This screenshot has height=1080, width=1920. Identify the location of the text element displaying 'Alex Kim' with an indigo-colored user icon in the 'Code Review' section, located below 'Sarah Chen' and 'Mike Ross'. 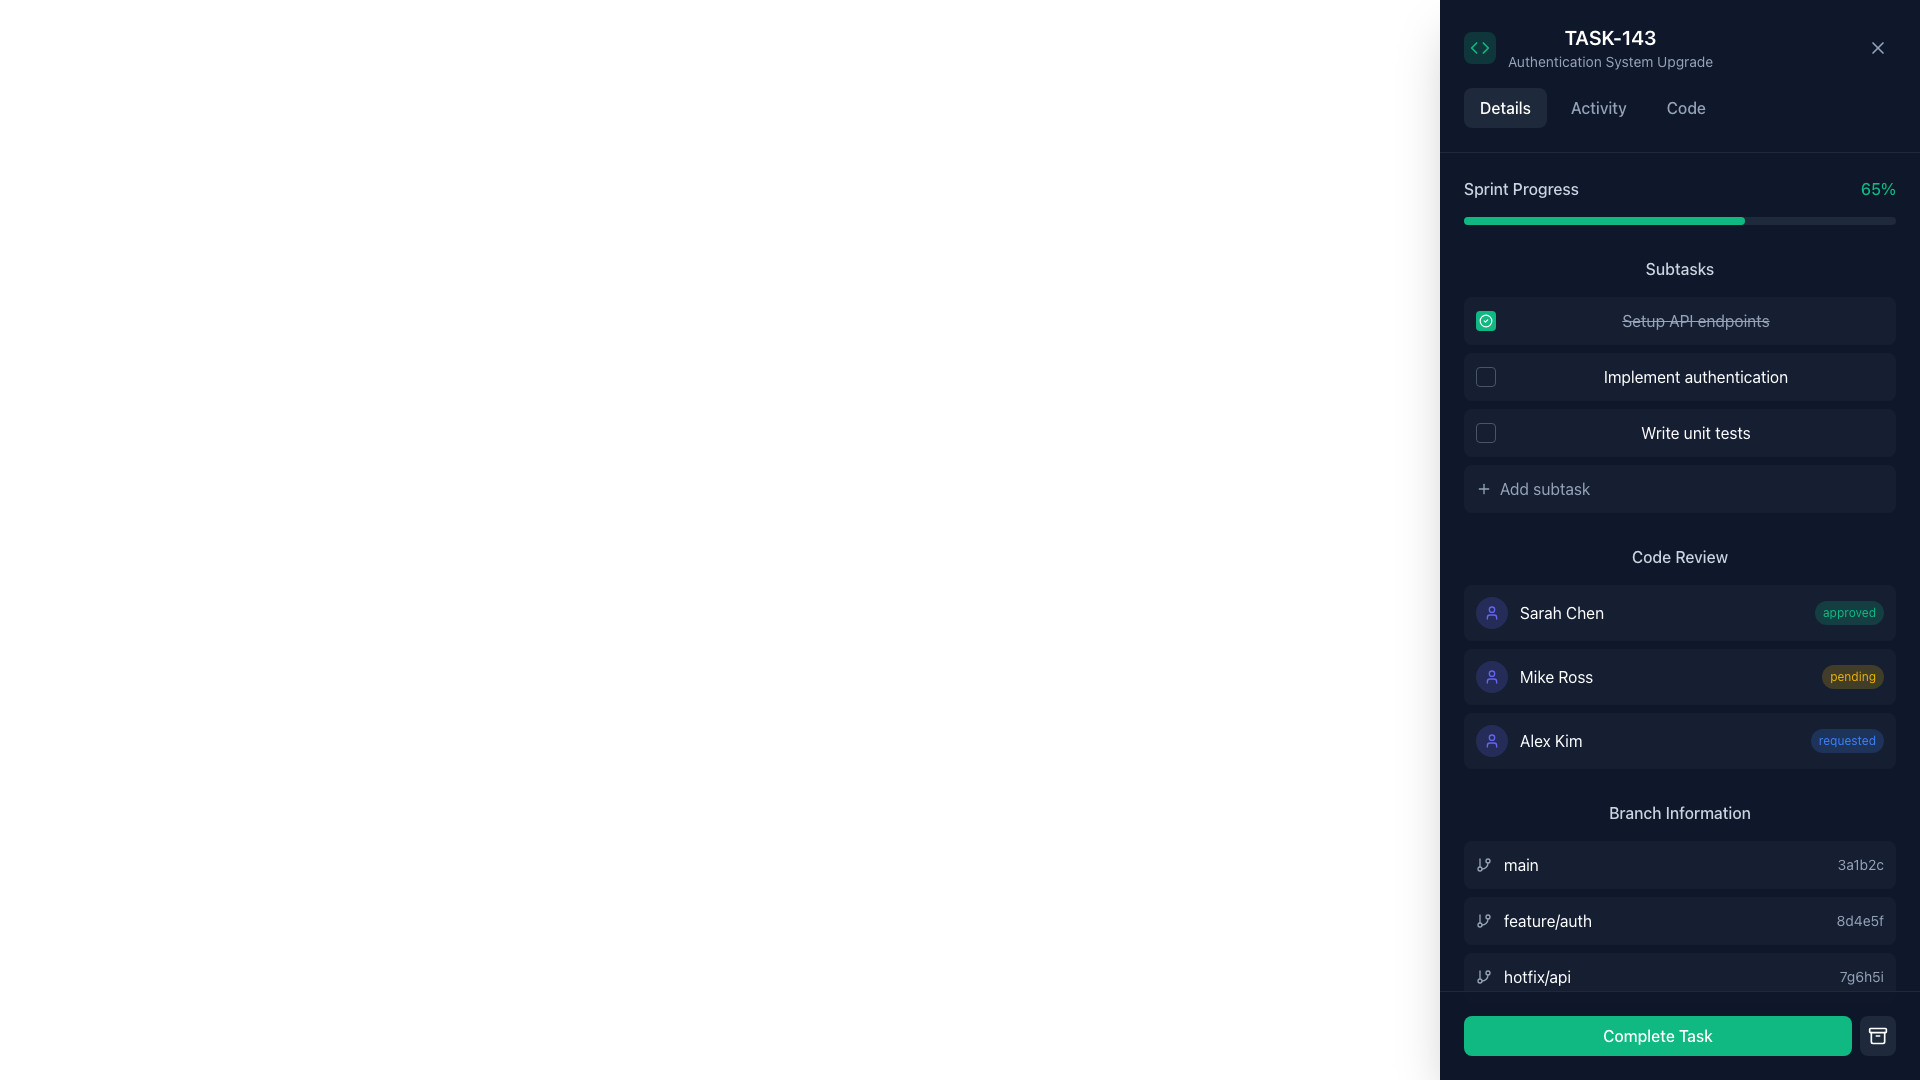
(1528, 740).